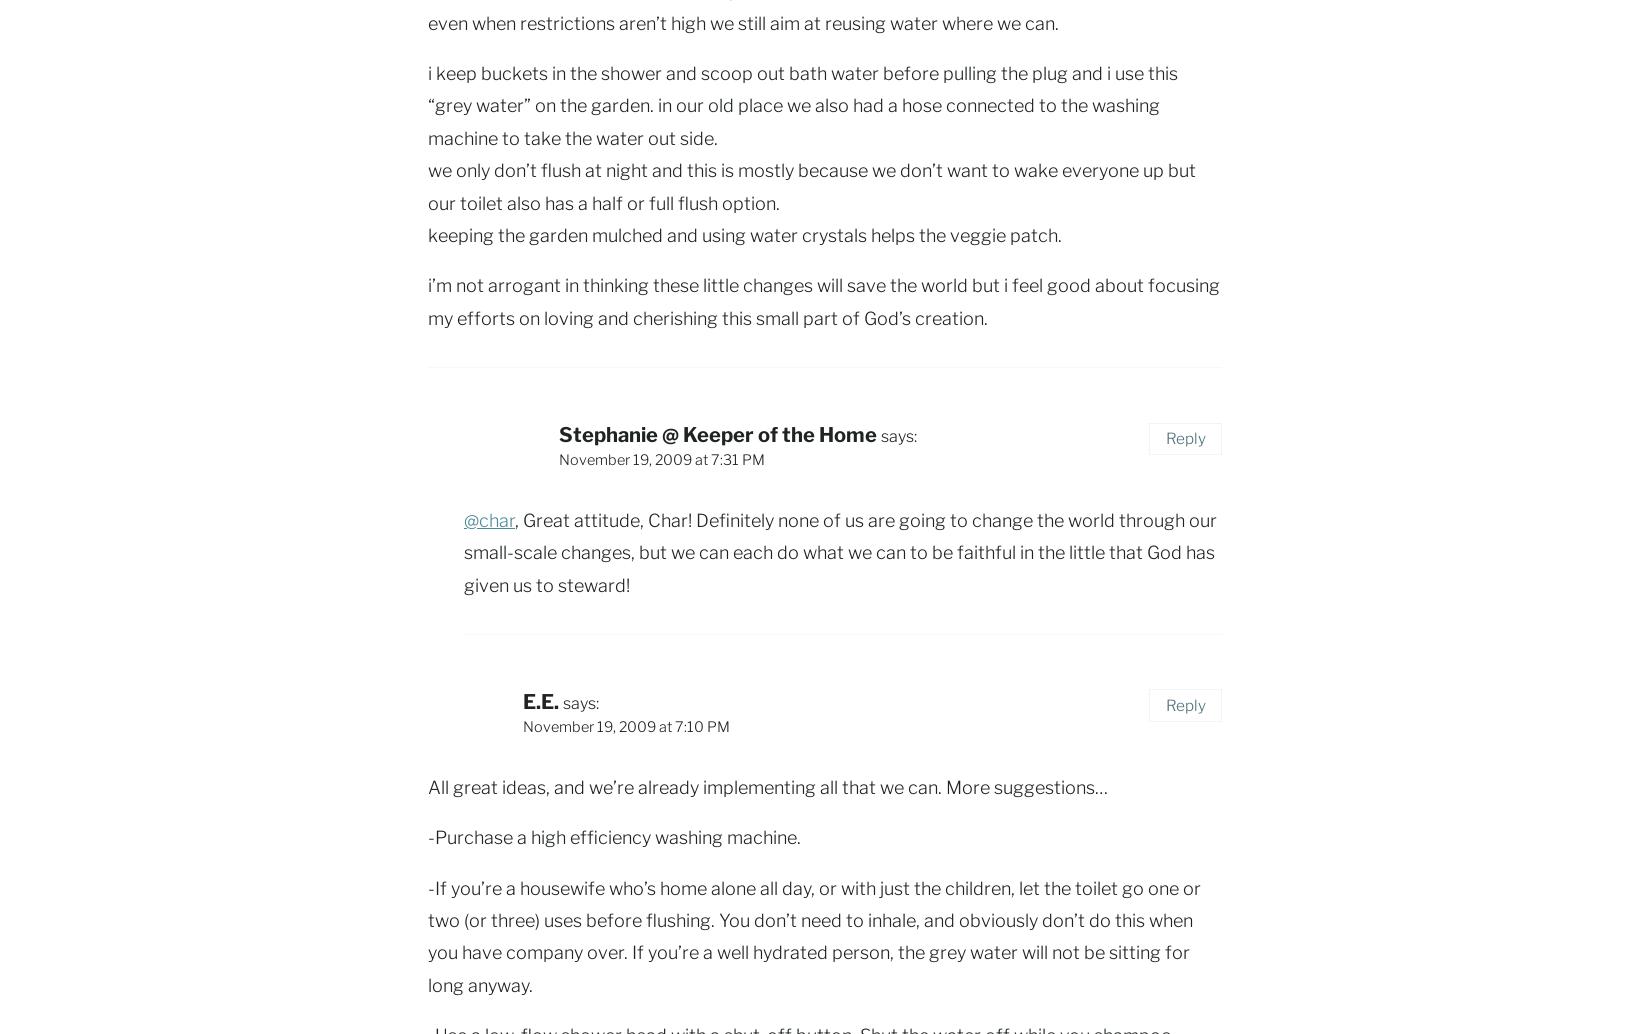 This screenshot has height=1034, width=1650. I want to click on 'E.E.', so click(540, 701).